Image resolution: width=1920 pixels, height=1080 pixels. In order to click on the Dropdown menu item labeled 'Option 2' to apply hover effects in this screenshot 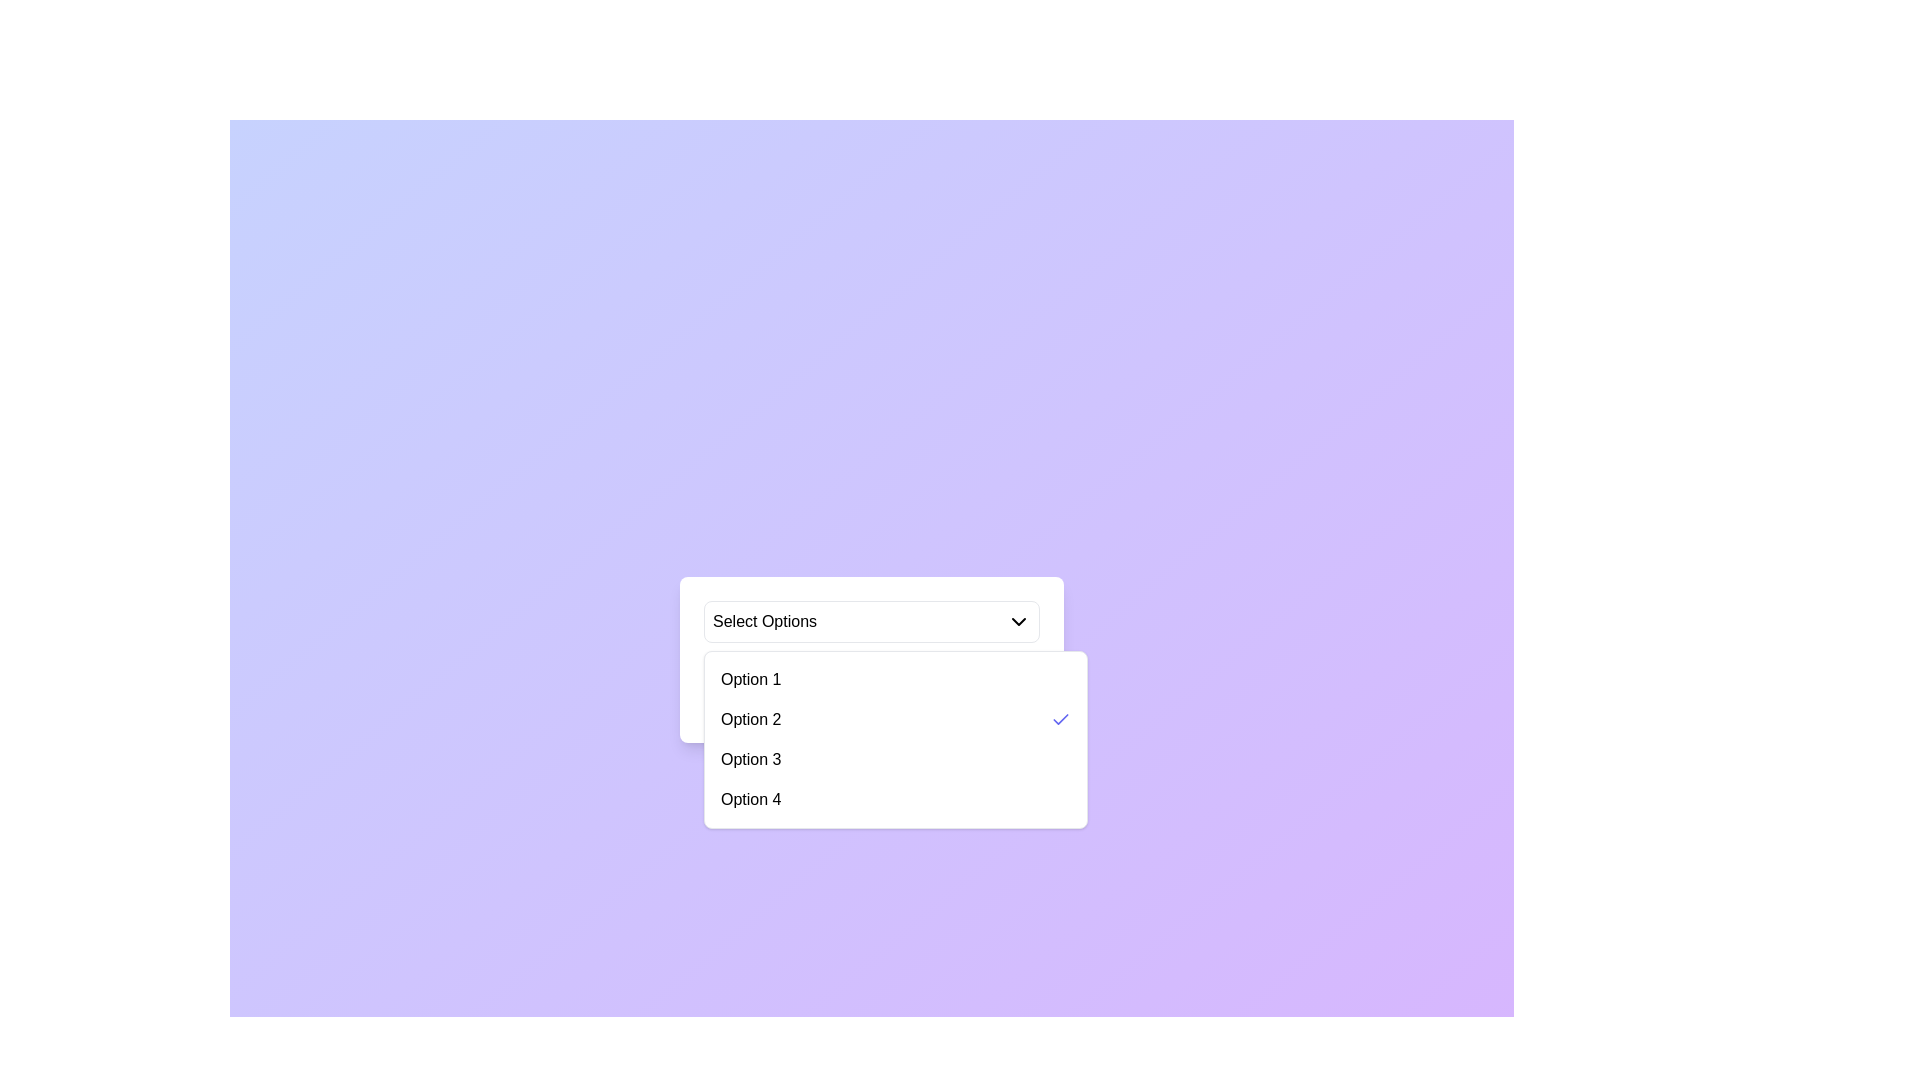, I will do `click(895, 720)`.